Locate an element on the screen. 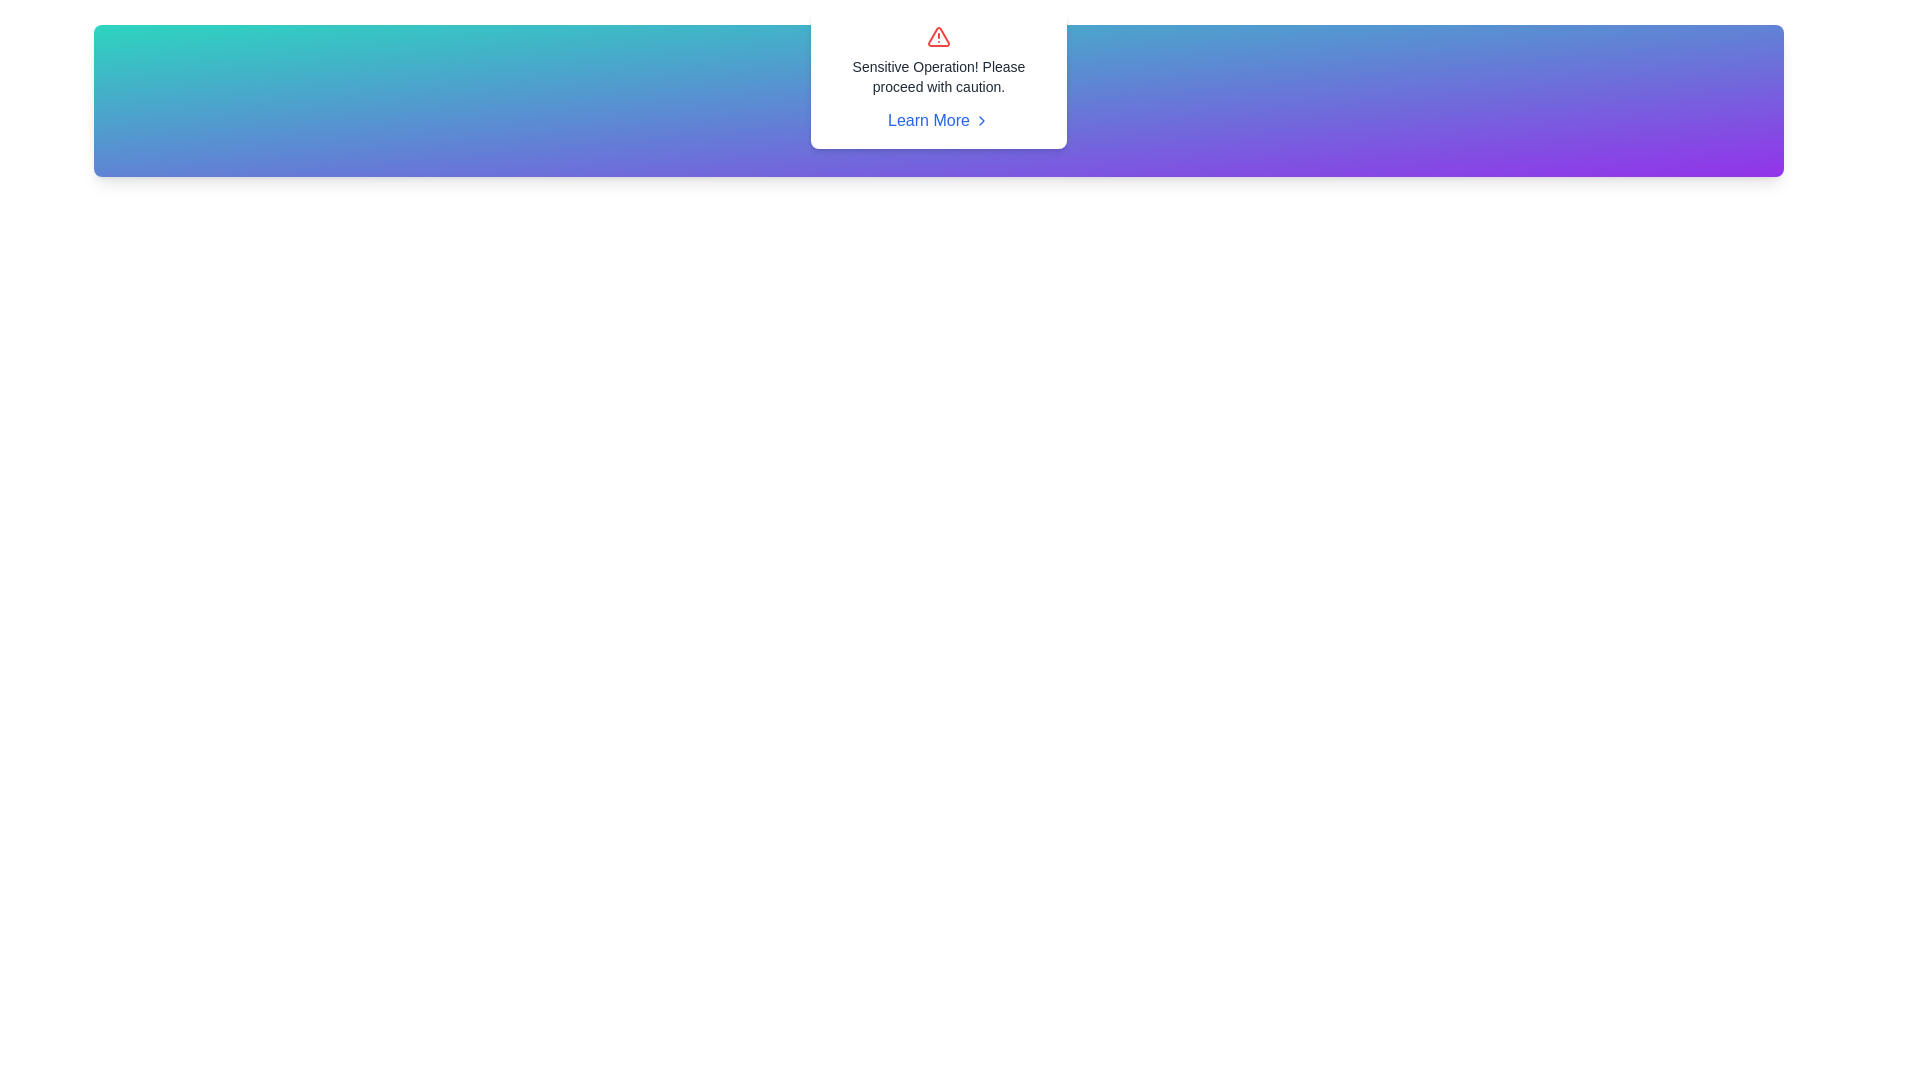  the directional icon indicating the 'Learn More' hyperlink, which is positioned to the right of the text 'Learn More' beneath the message 'Sensitive Operation! Please proceed with caution' is located at coordinates (981, 120).